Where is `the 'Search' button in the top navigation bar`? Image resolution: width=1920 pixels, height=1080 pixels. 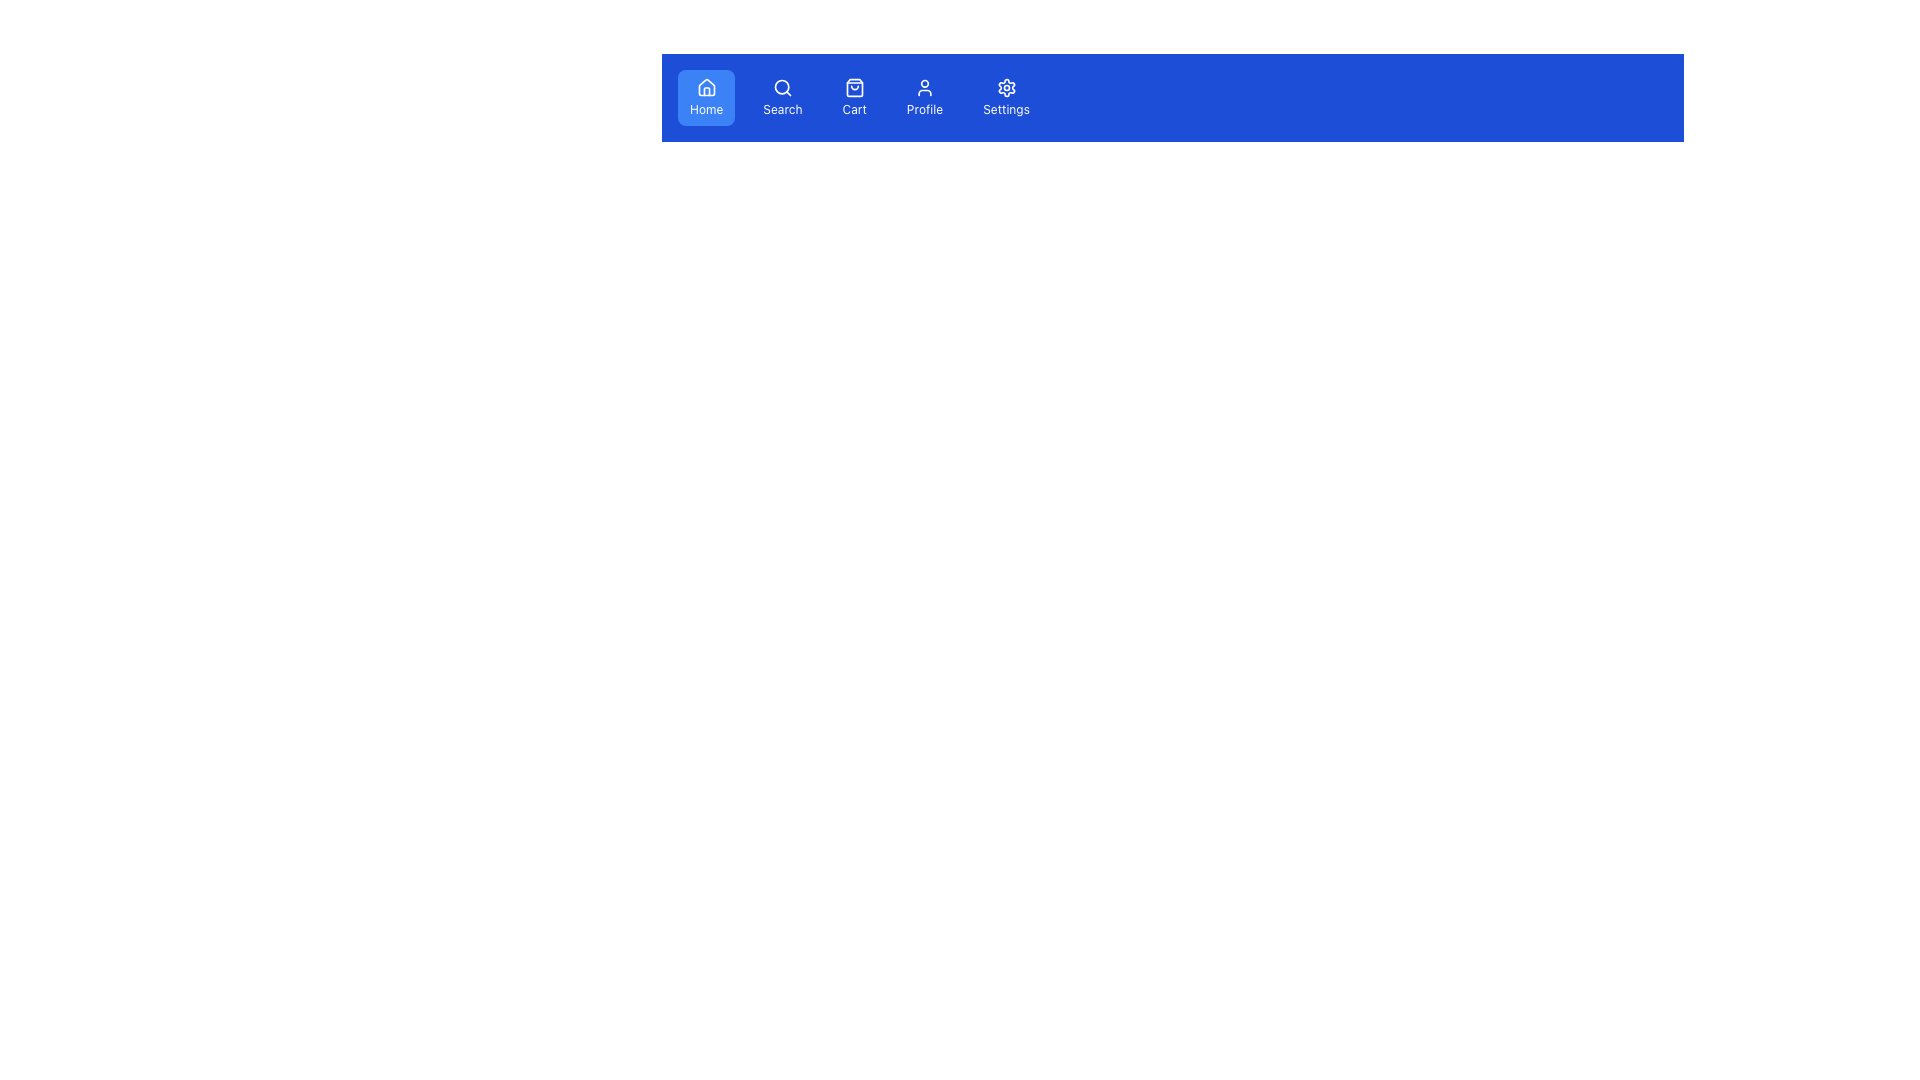 the 'Search' button in the top navigation bar is located at coordinates (781, 97).